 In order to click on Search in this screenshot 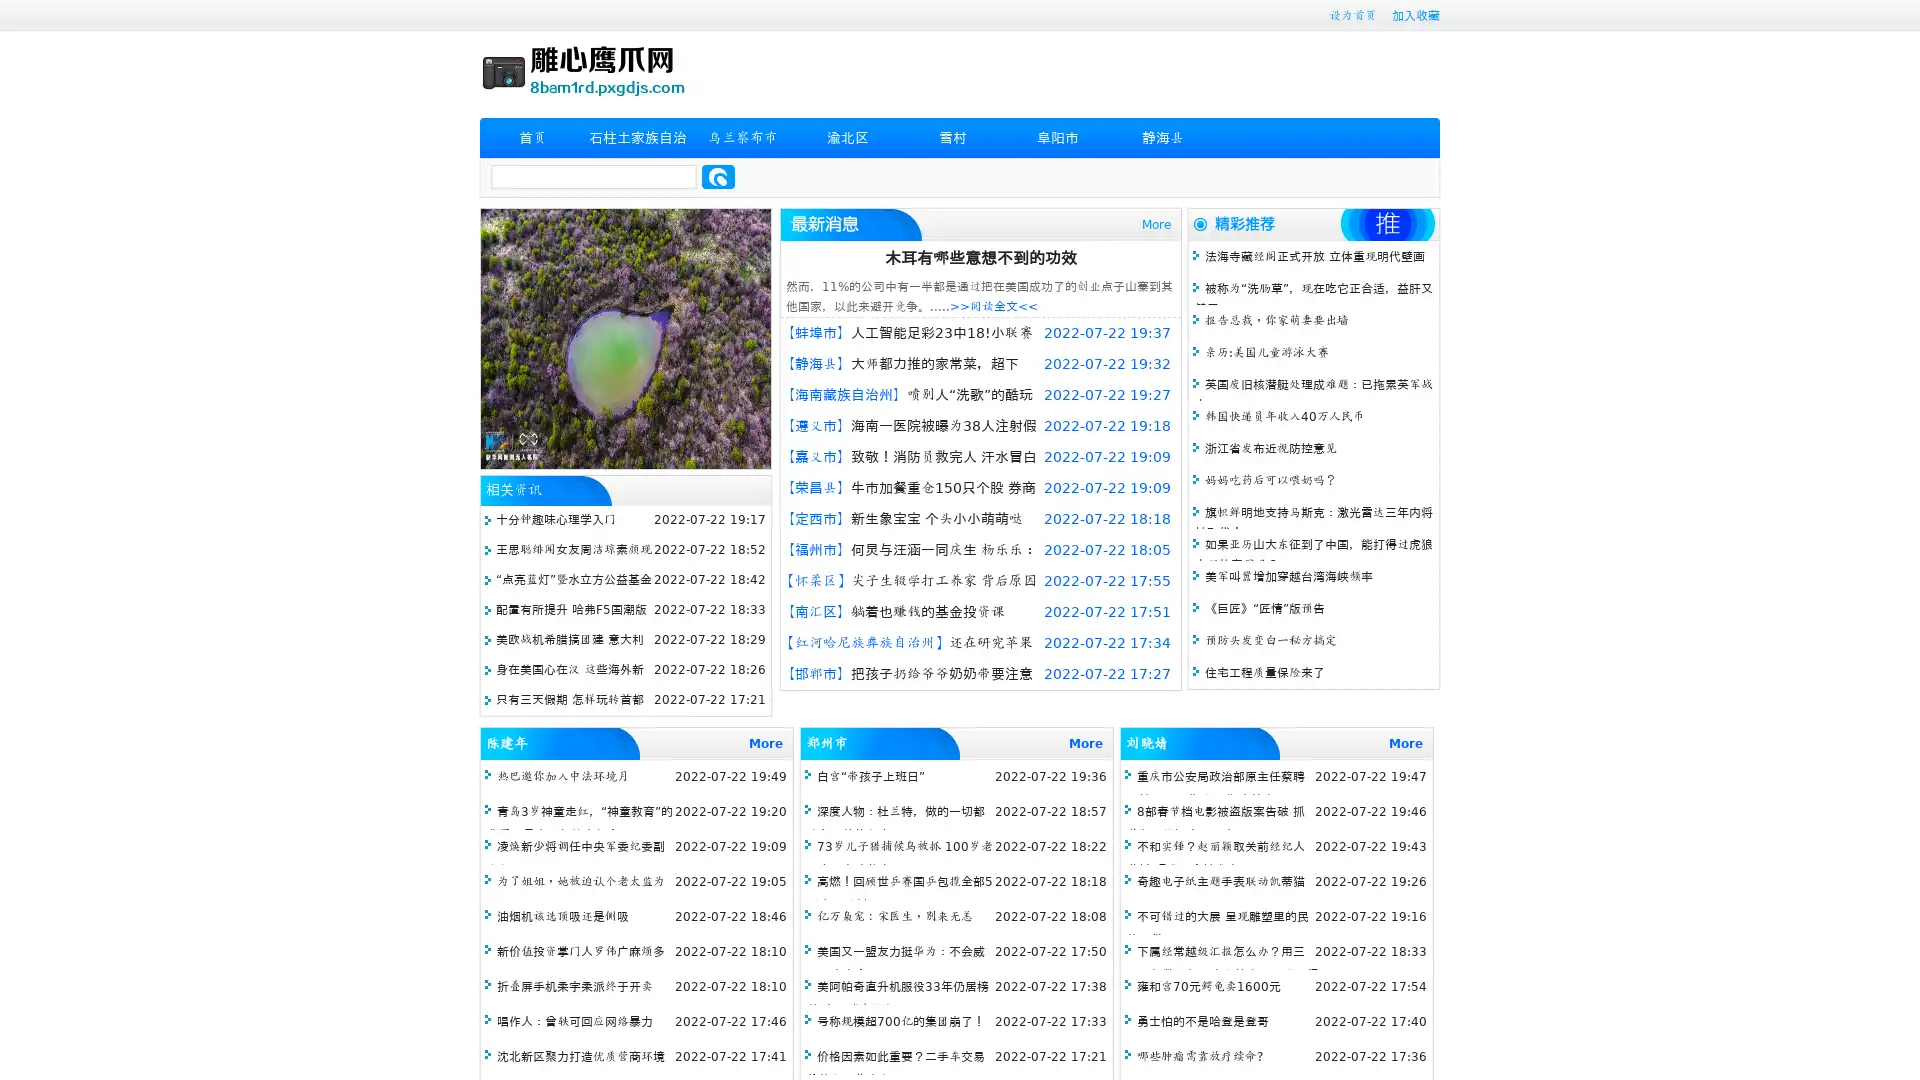, I will do `click(718, 176)`.